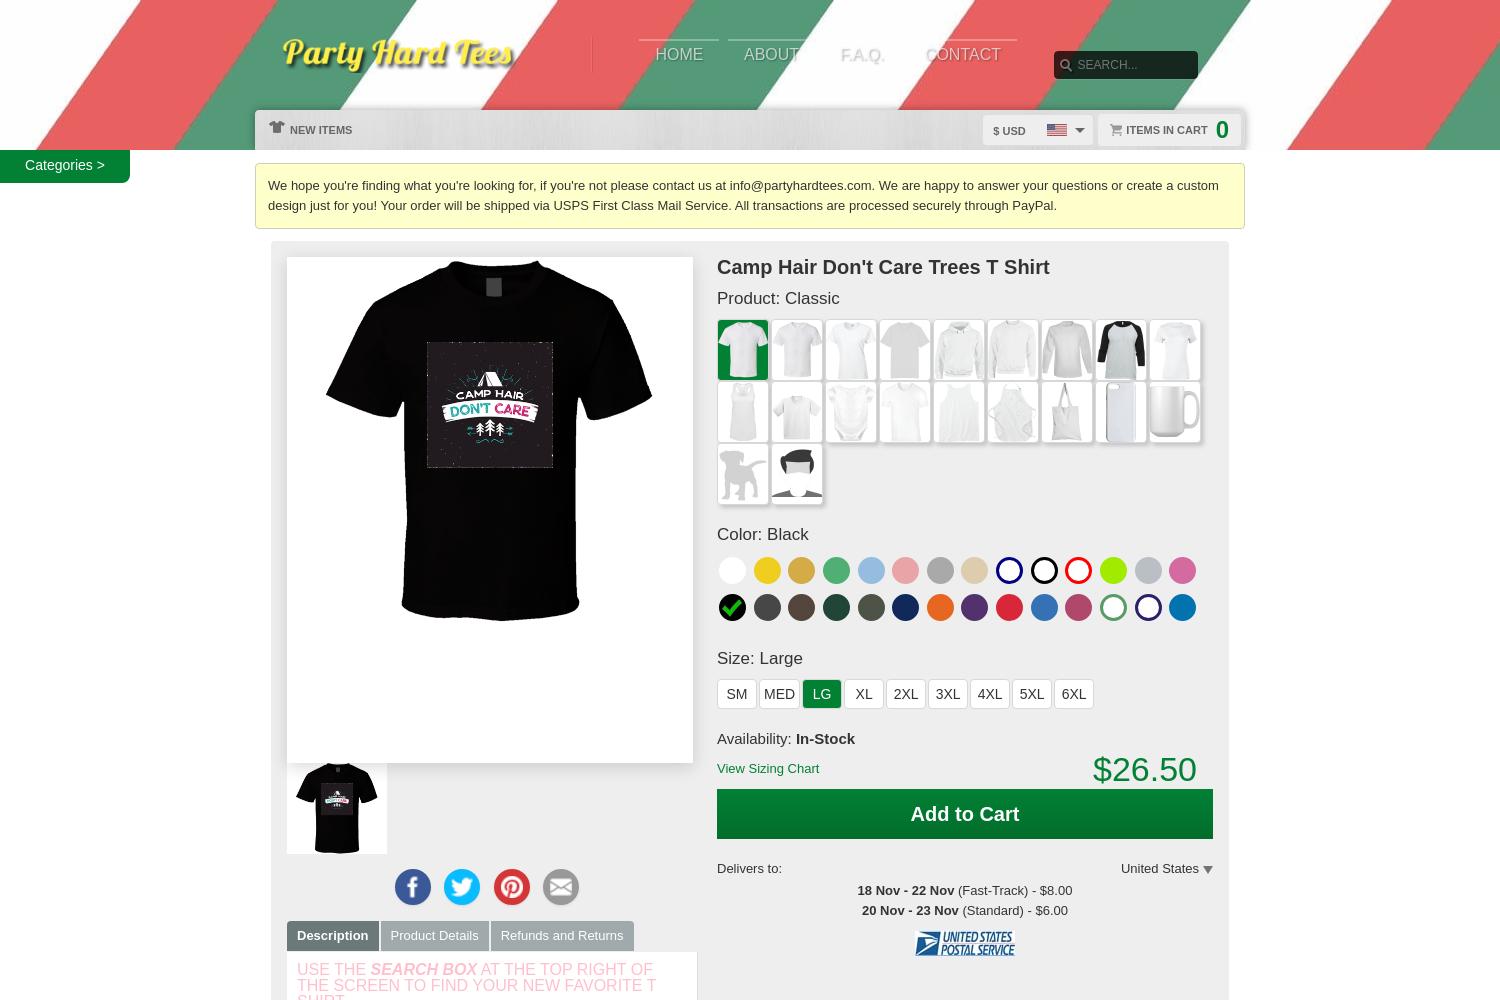  I want to click on 'Home', so click(679, 54).